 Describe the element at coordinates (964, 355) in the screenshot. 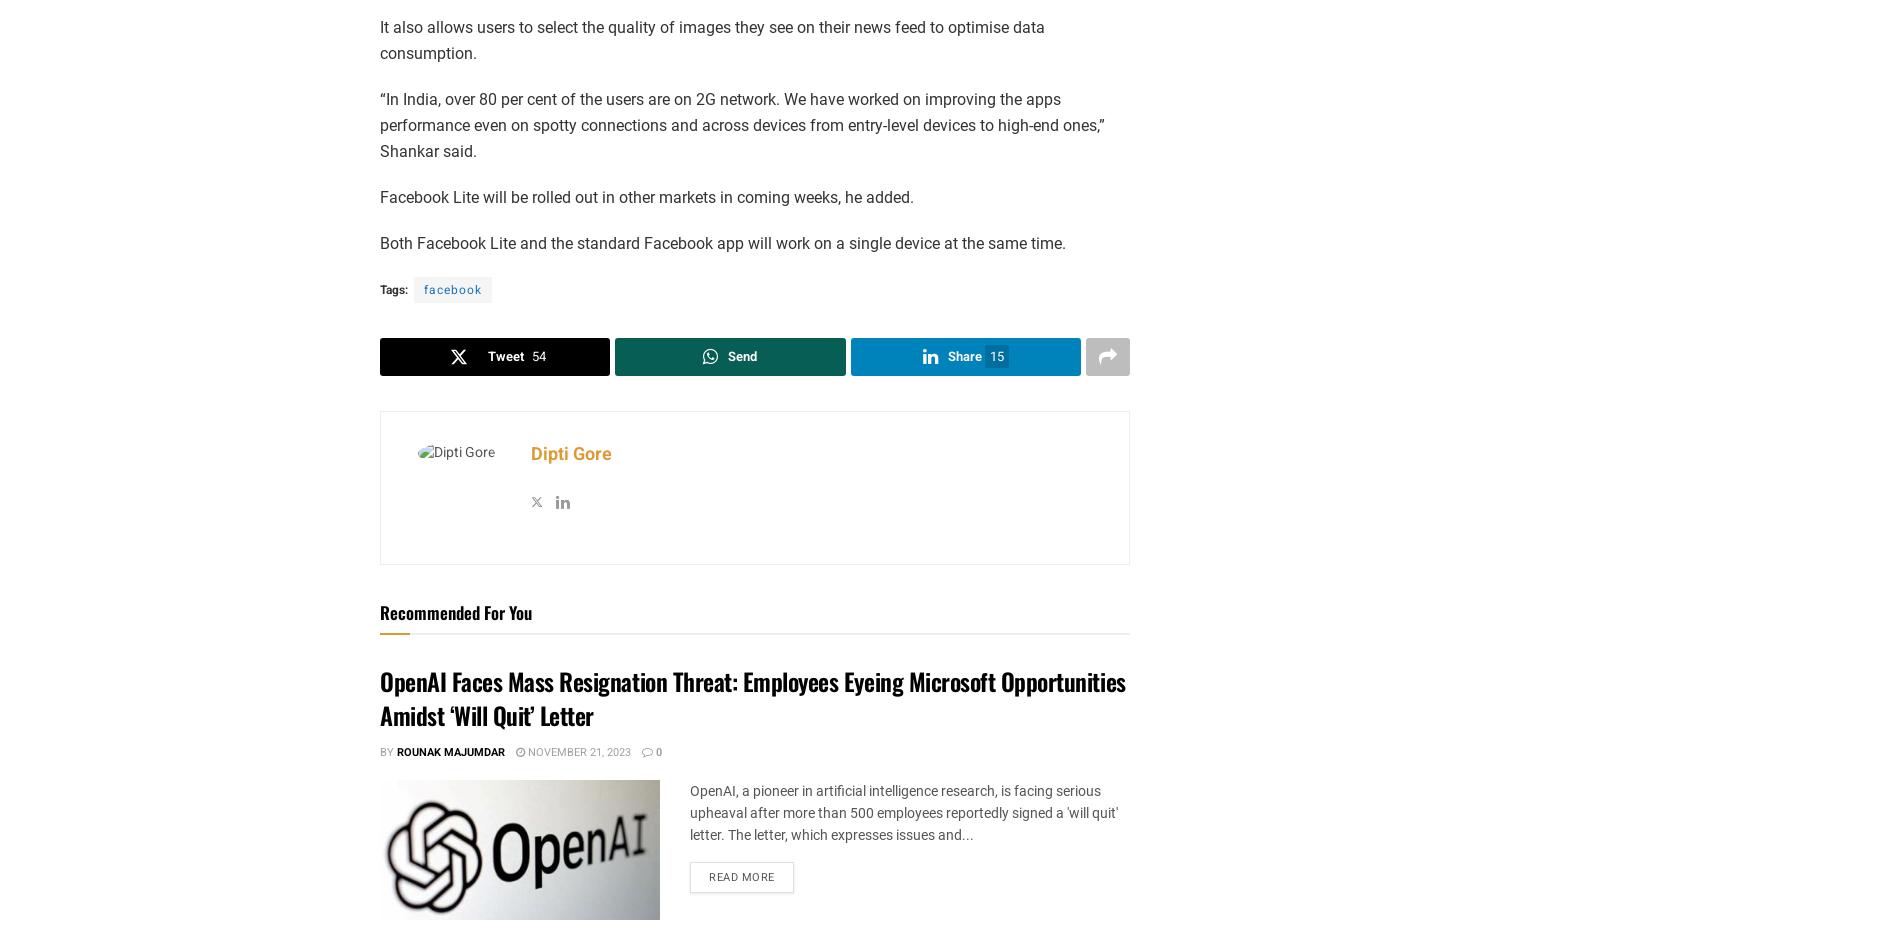

I see `'Share'` at that location.